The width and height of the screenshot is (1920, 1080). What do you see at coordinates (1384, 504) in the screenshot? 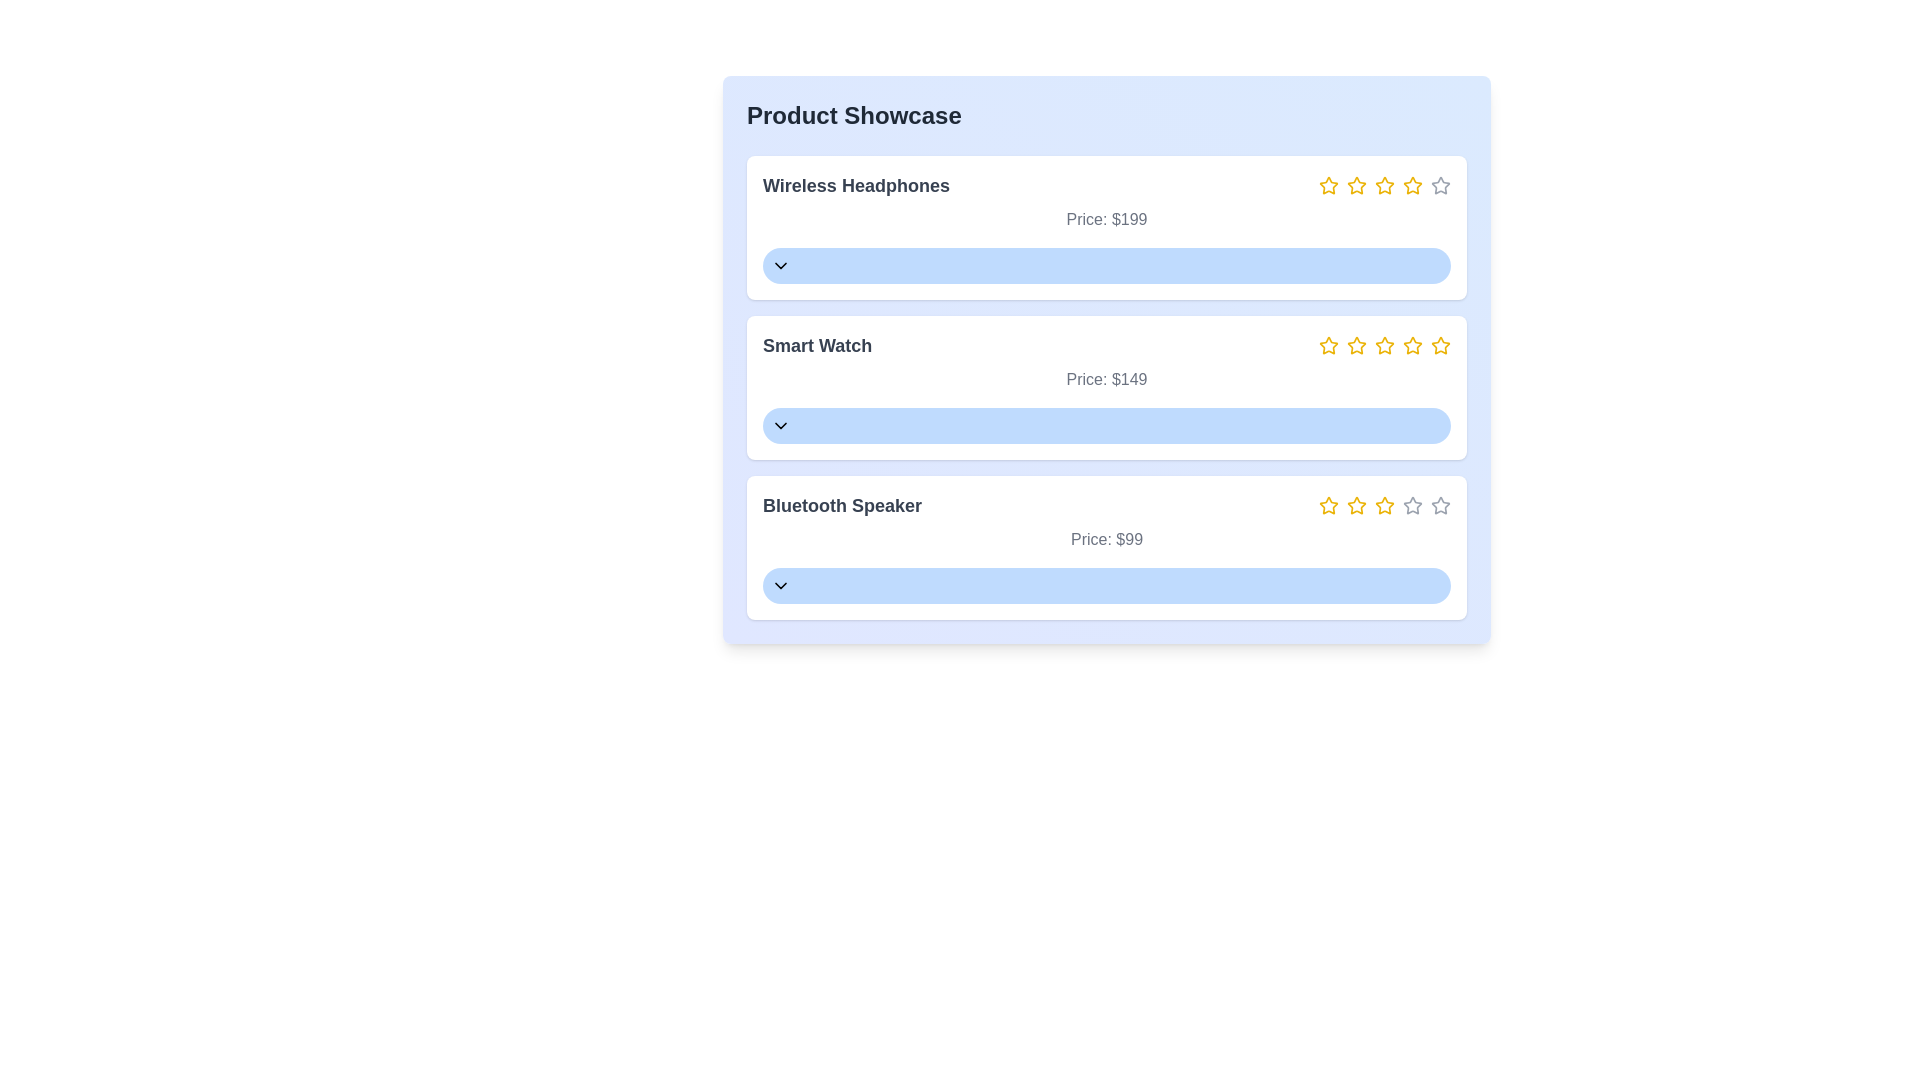
I see `the fourth star in the rating system for the 'Bluetooth Speaker' to set the rating to four stars` at bounding box center [1384, 504].